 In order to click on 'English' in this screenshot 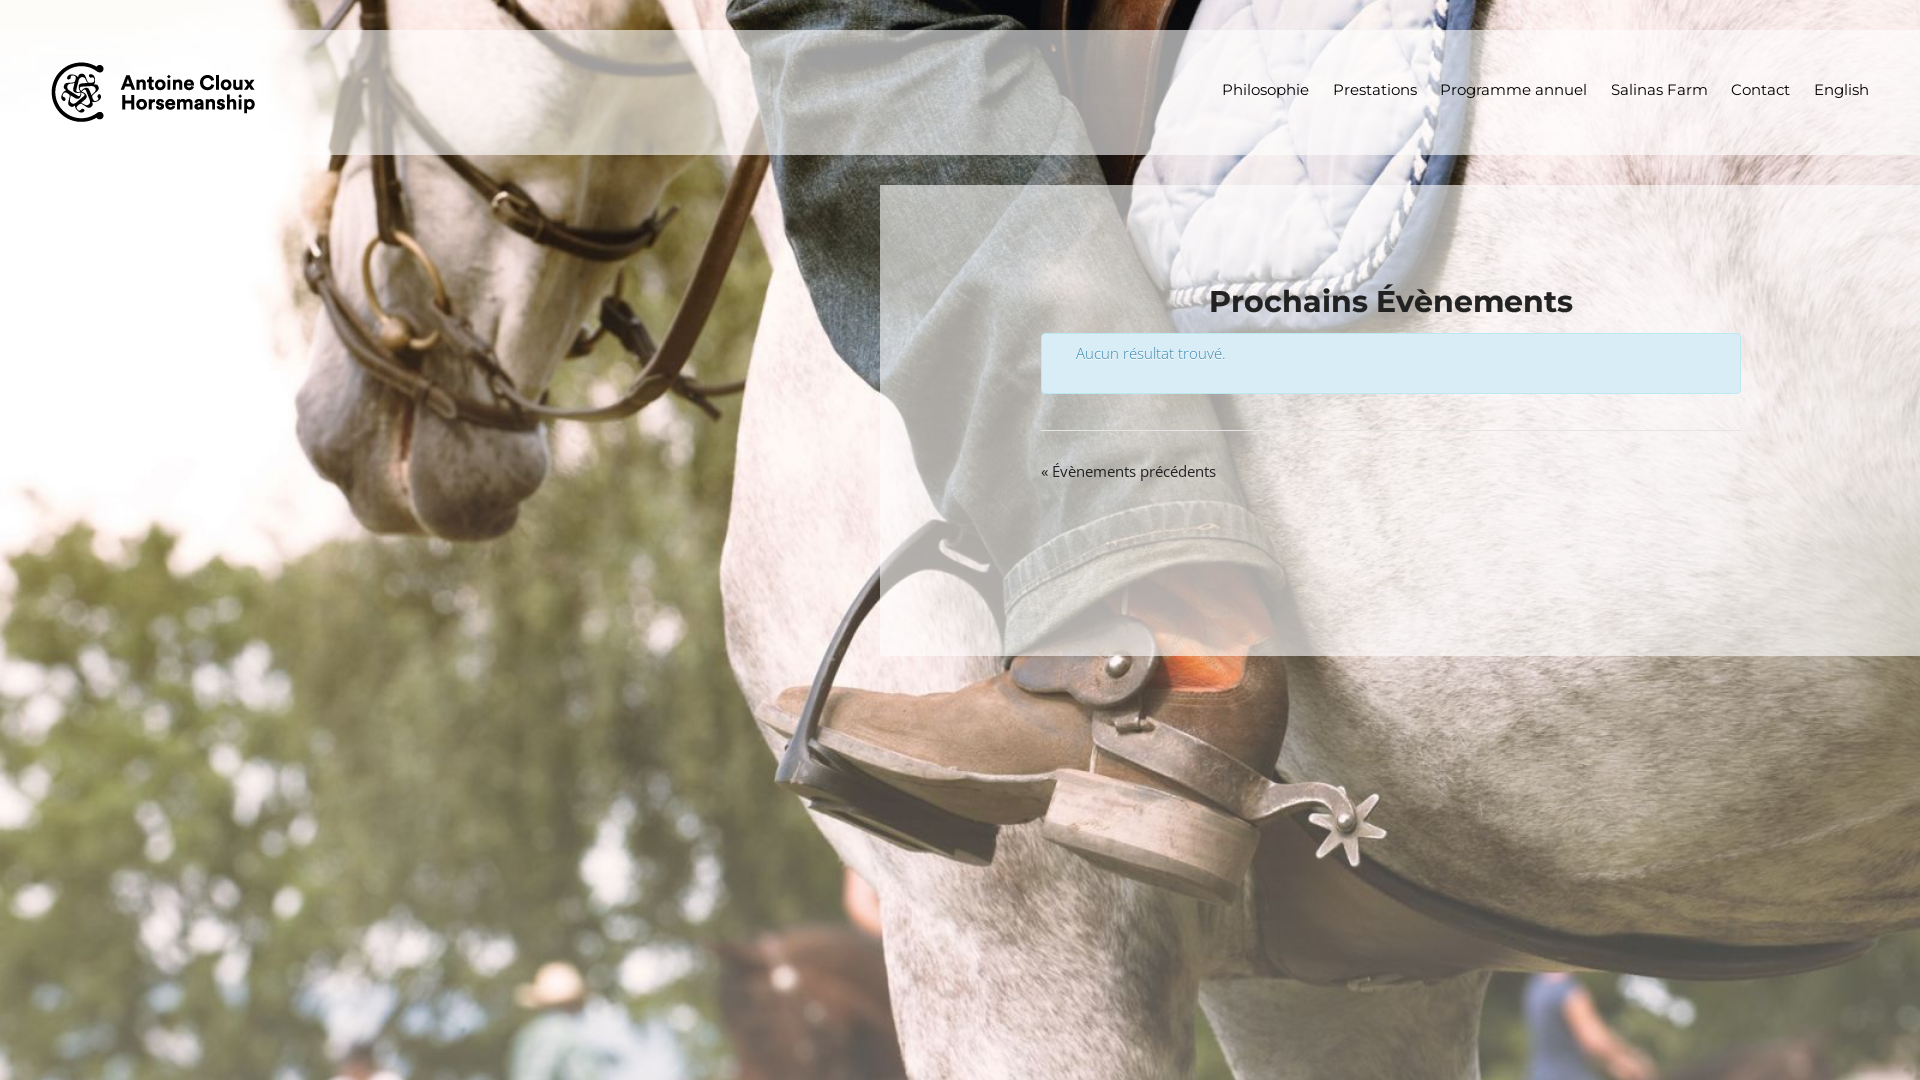, I will do `click(1840, 90)`.